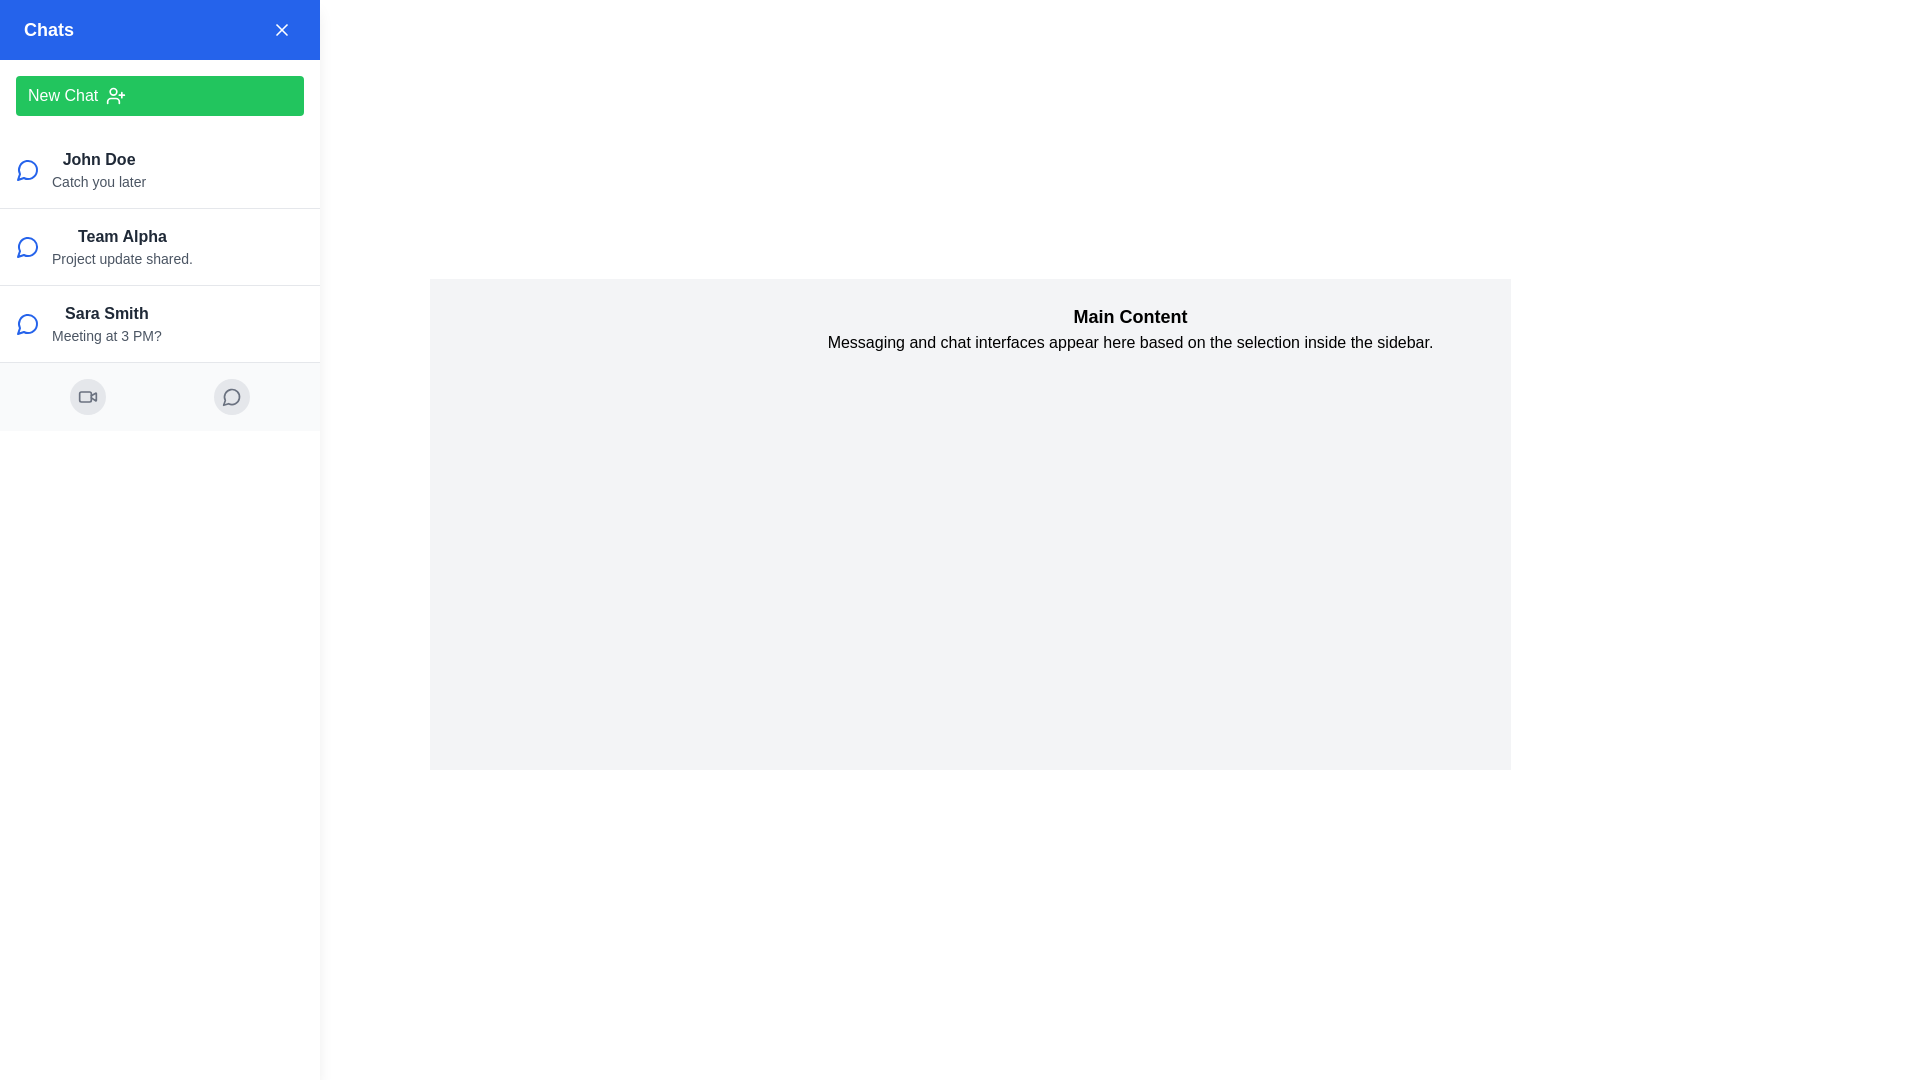 Image resolution: width=1920 pixels, height=1080 pixels. I want to click on the circular blue outlined speech bubble icon located to the left of the 'Team Alpha' chat entry in the sidebar to initiate a chat-related action, so click(28, 245).